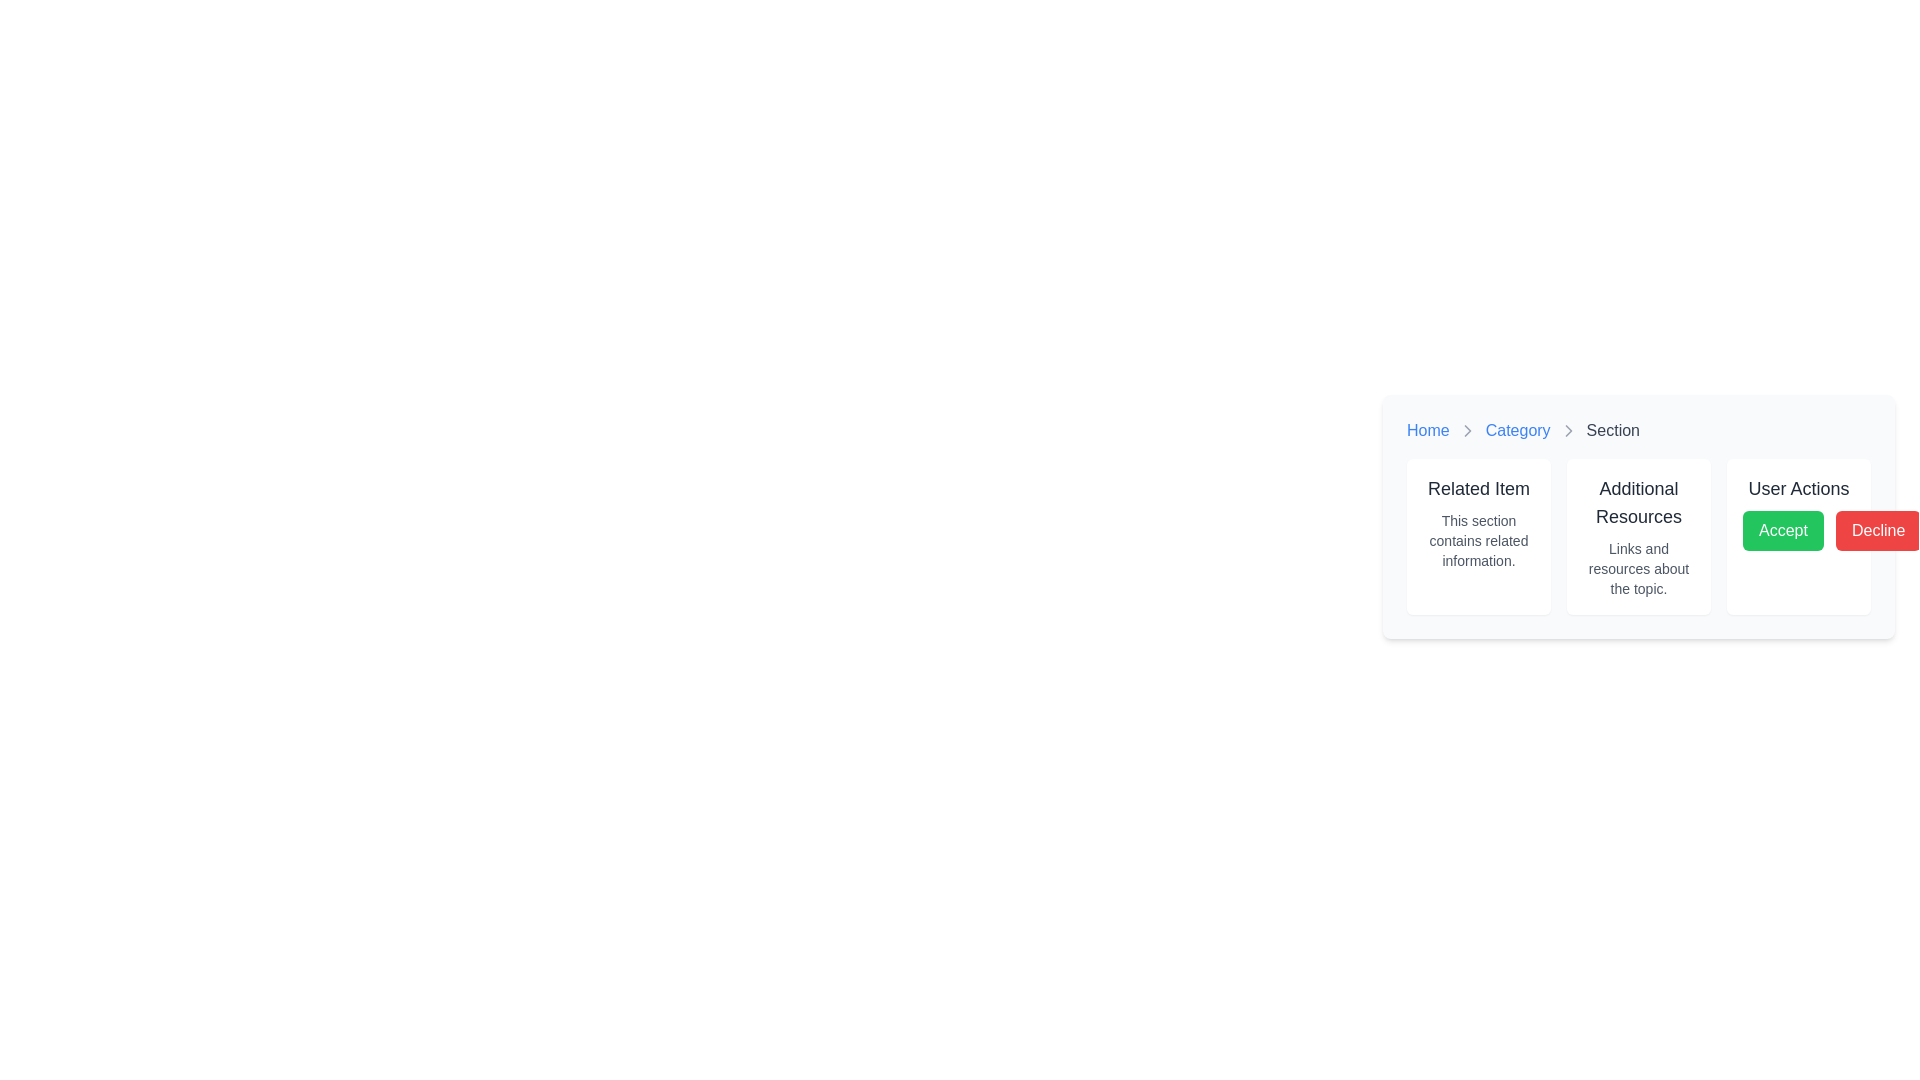  Describe the element at coordinates (1467, 430) in the screenshot. I see `the breadcrumb separator icon located between the 'Home' and 'Category' links in the navigation bar` at that location.